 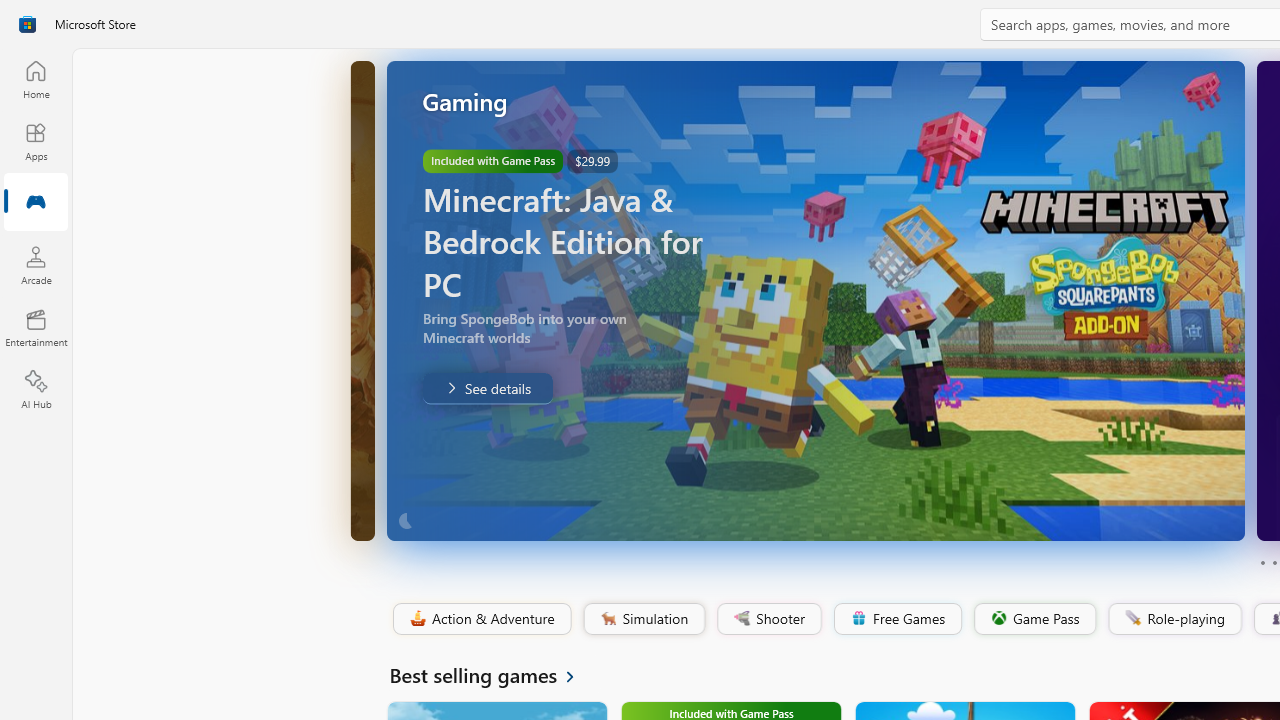 What do you see at coordinates (896, 618) in the screenshot?
I see `'Free Games'` at bounding box center [896, 618].